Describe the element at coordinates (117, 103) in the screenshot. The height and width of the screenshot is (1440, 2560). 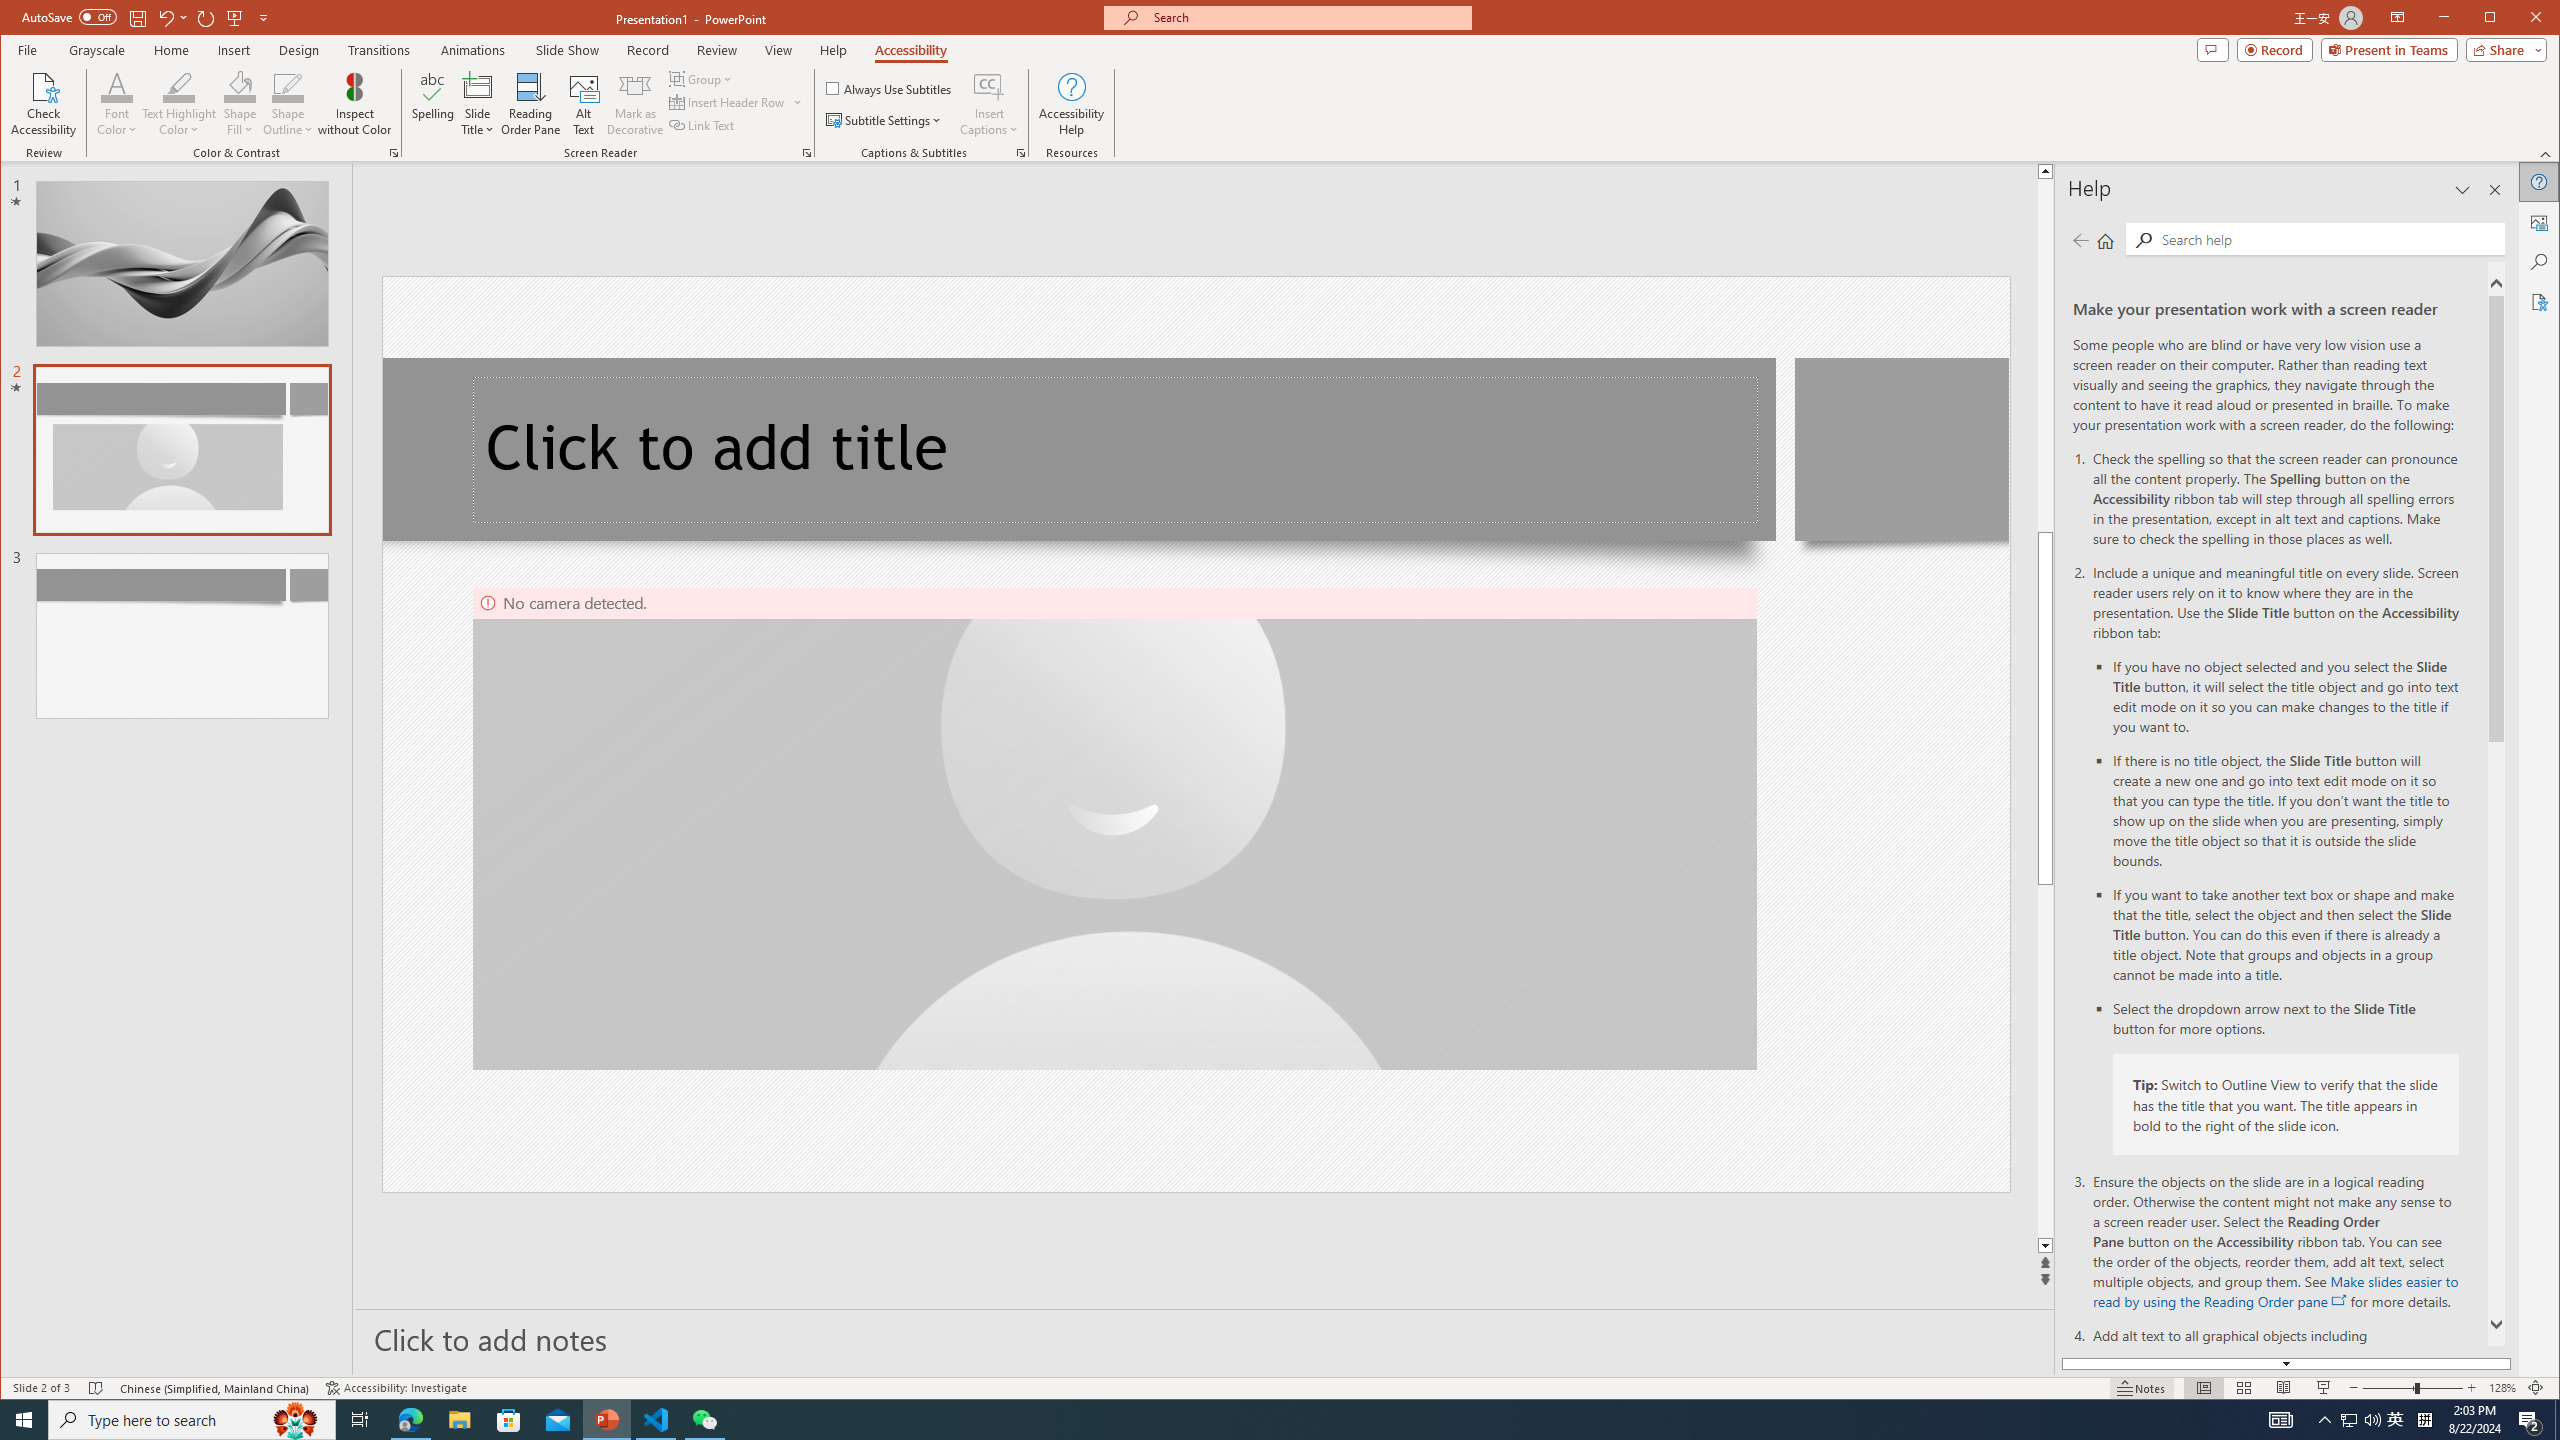
I see `'Font Color'` at that location.